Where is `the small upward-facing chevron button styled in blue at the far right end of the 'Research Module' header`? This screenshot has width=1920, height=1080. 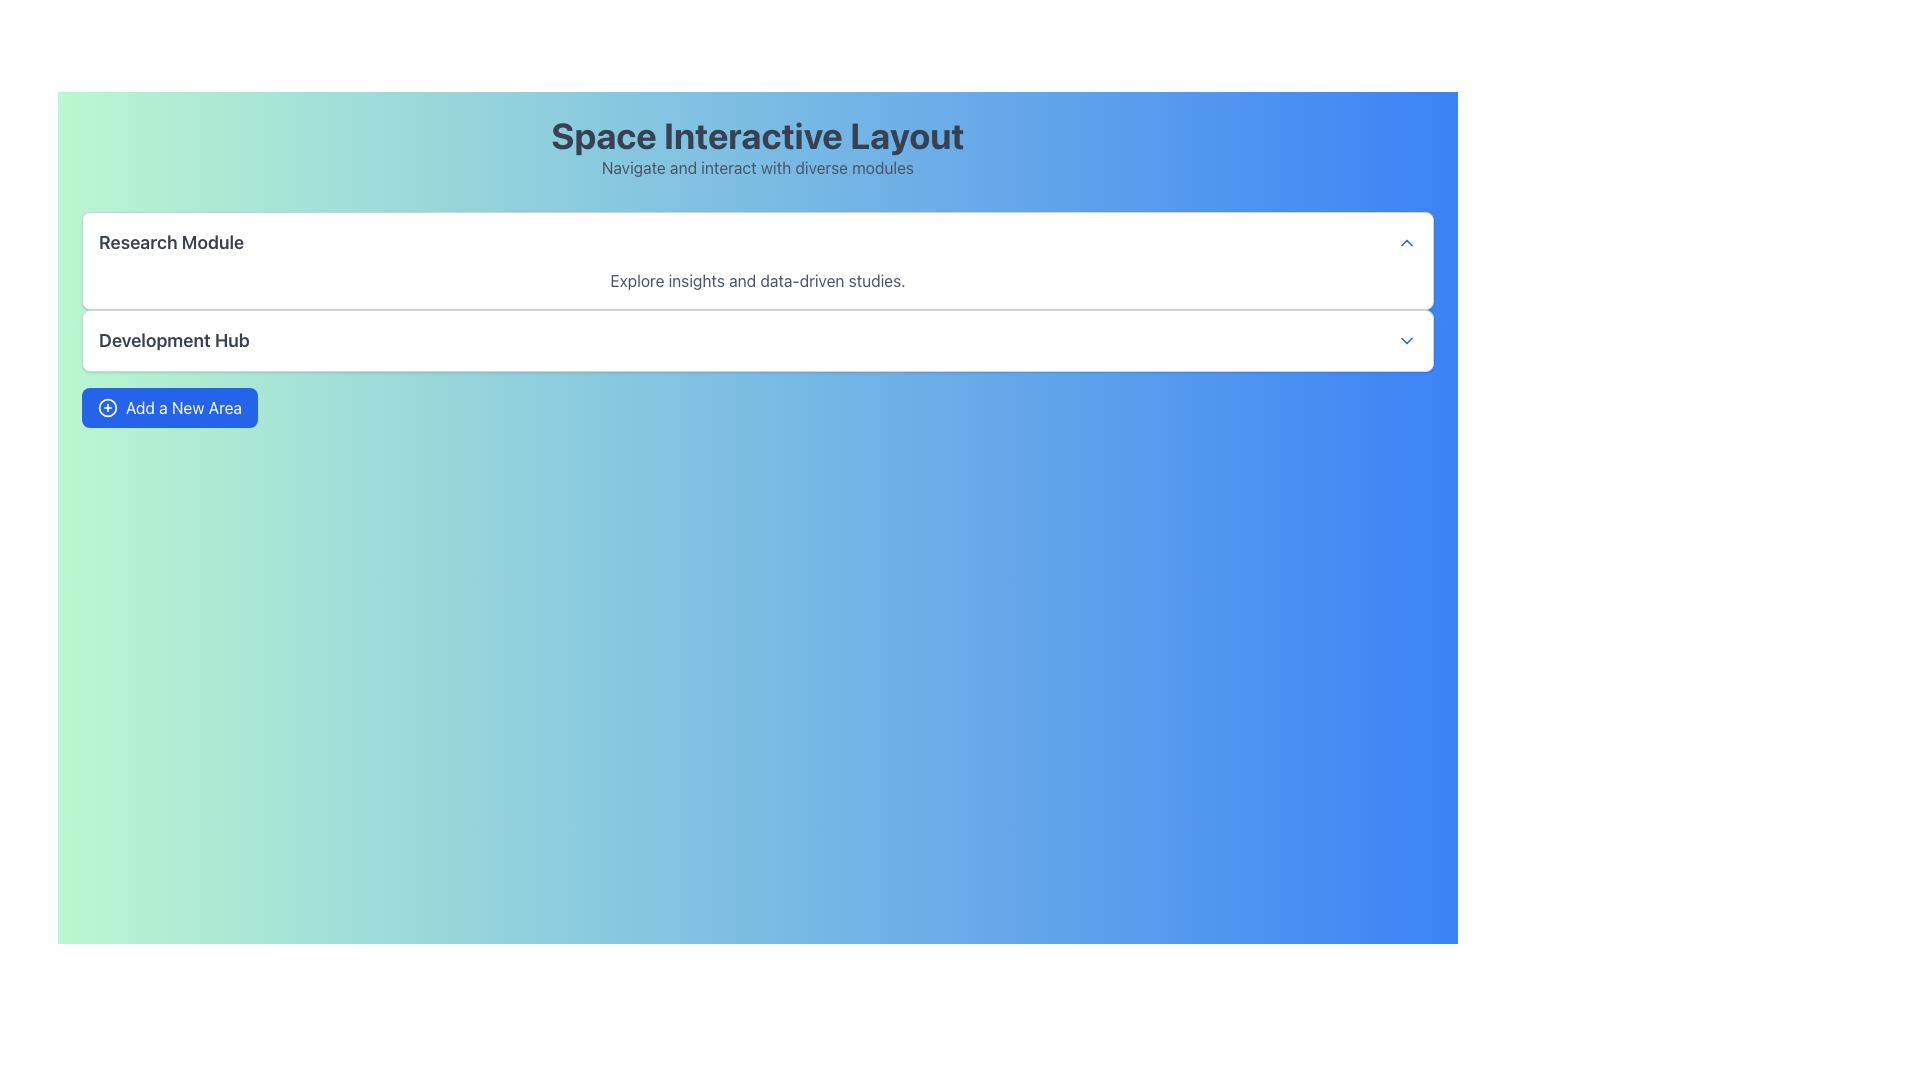
the small upward-facing chevron button styled in blue at the far right end of the 'Research Module' header is located at coordinates (1405, 242).